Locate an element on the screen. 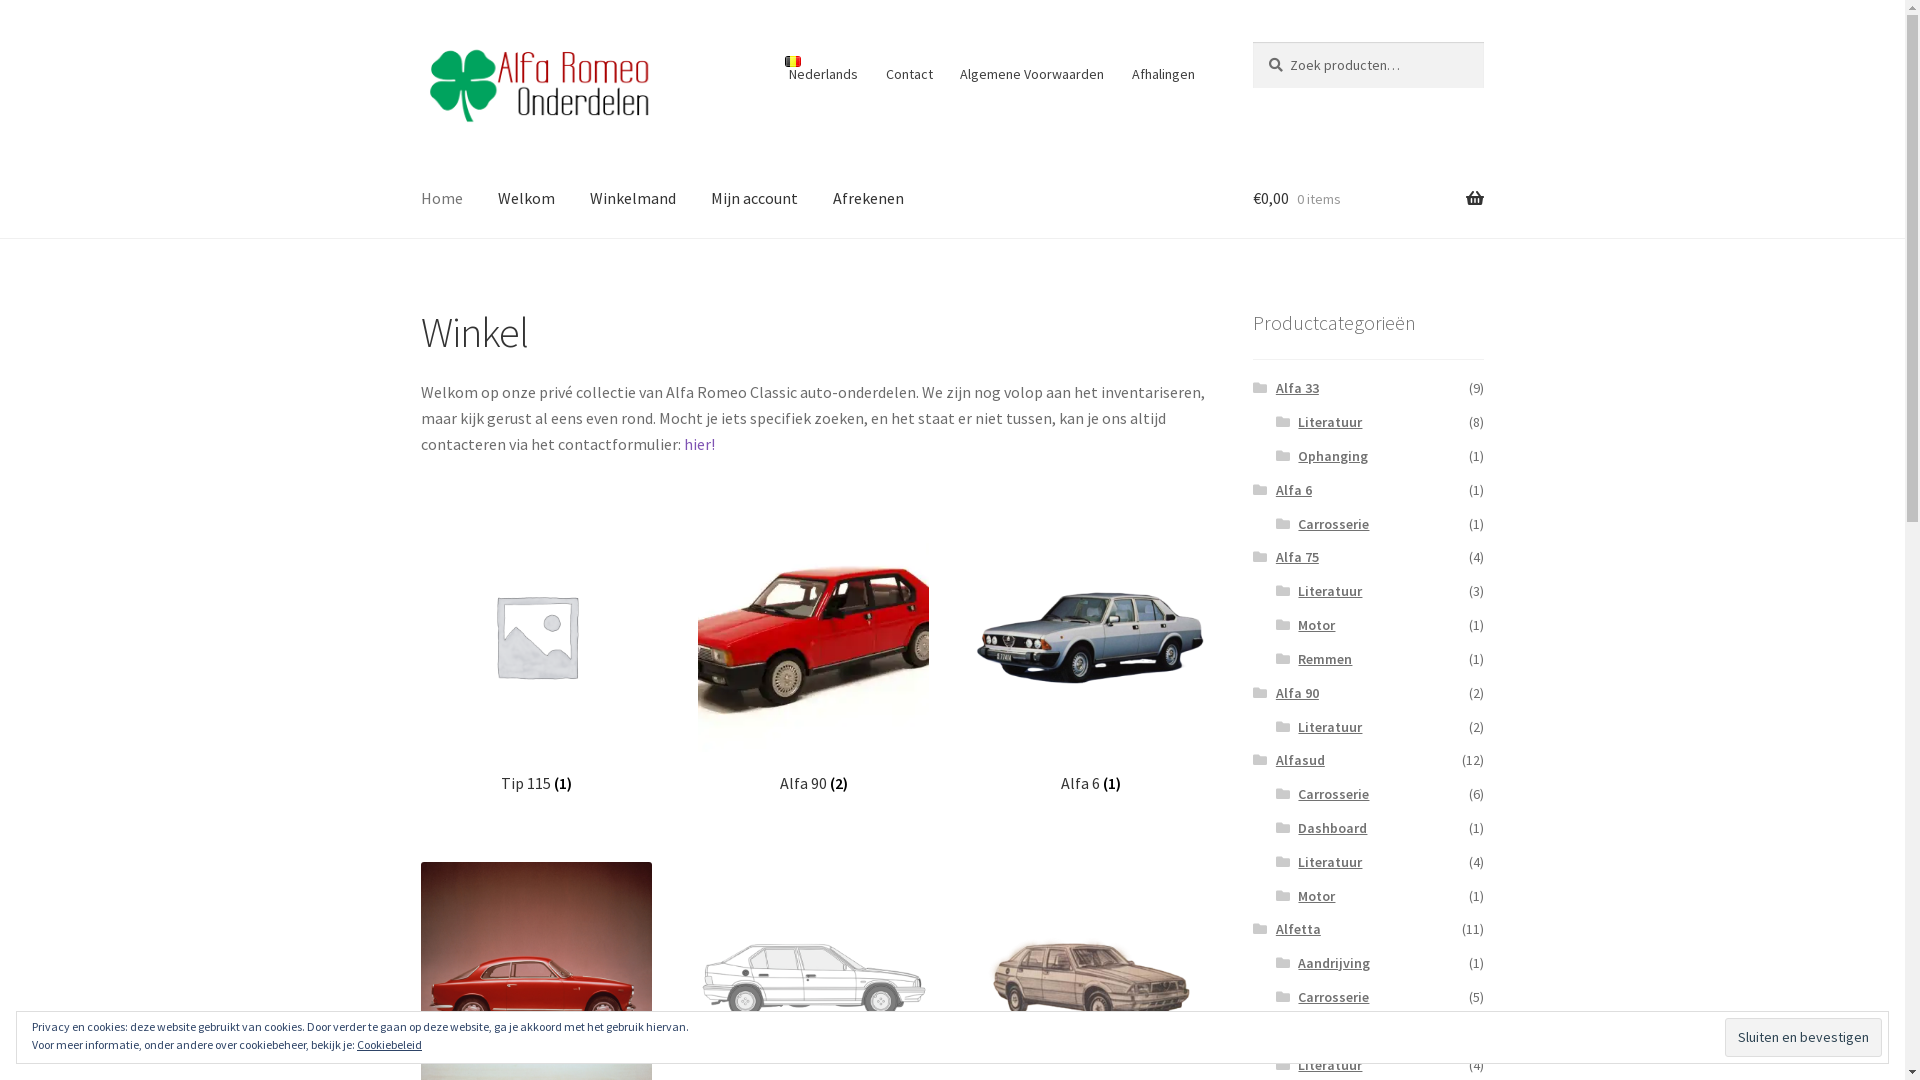 The height and width of the screenshot is (1080, 1920). 'Motor' is located at coordinates (1316, 894).